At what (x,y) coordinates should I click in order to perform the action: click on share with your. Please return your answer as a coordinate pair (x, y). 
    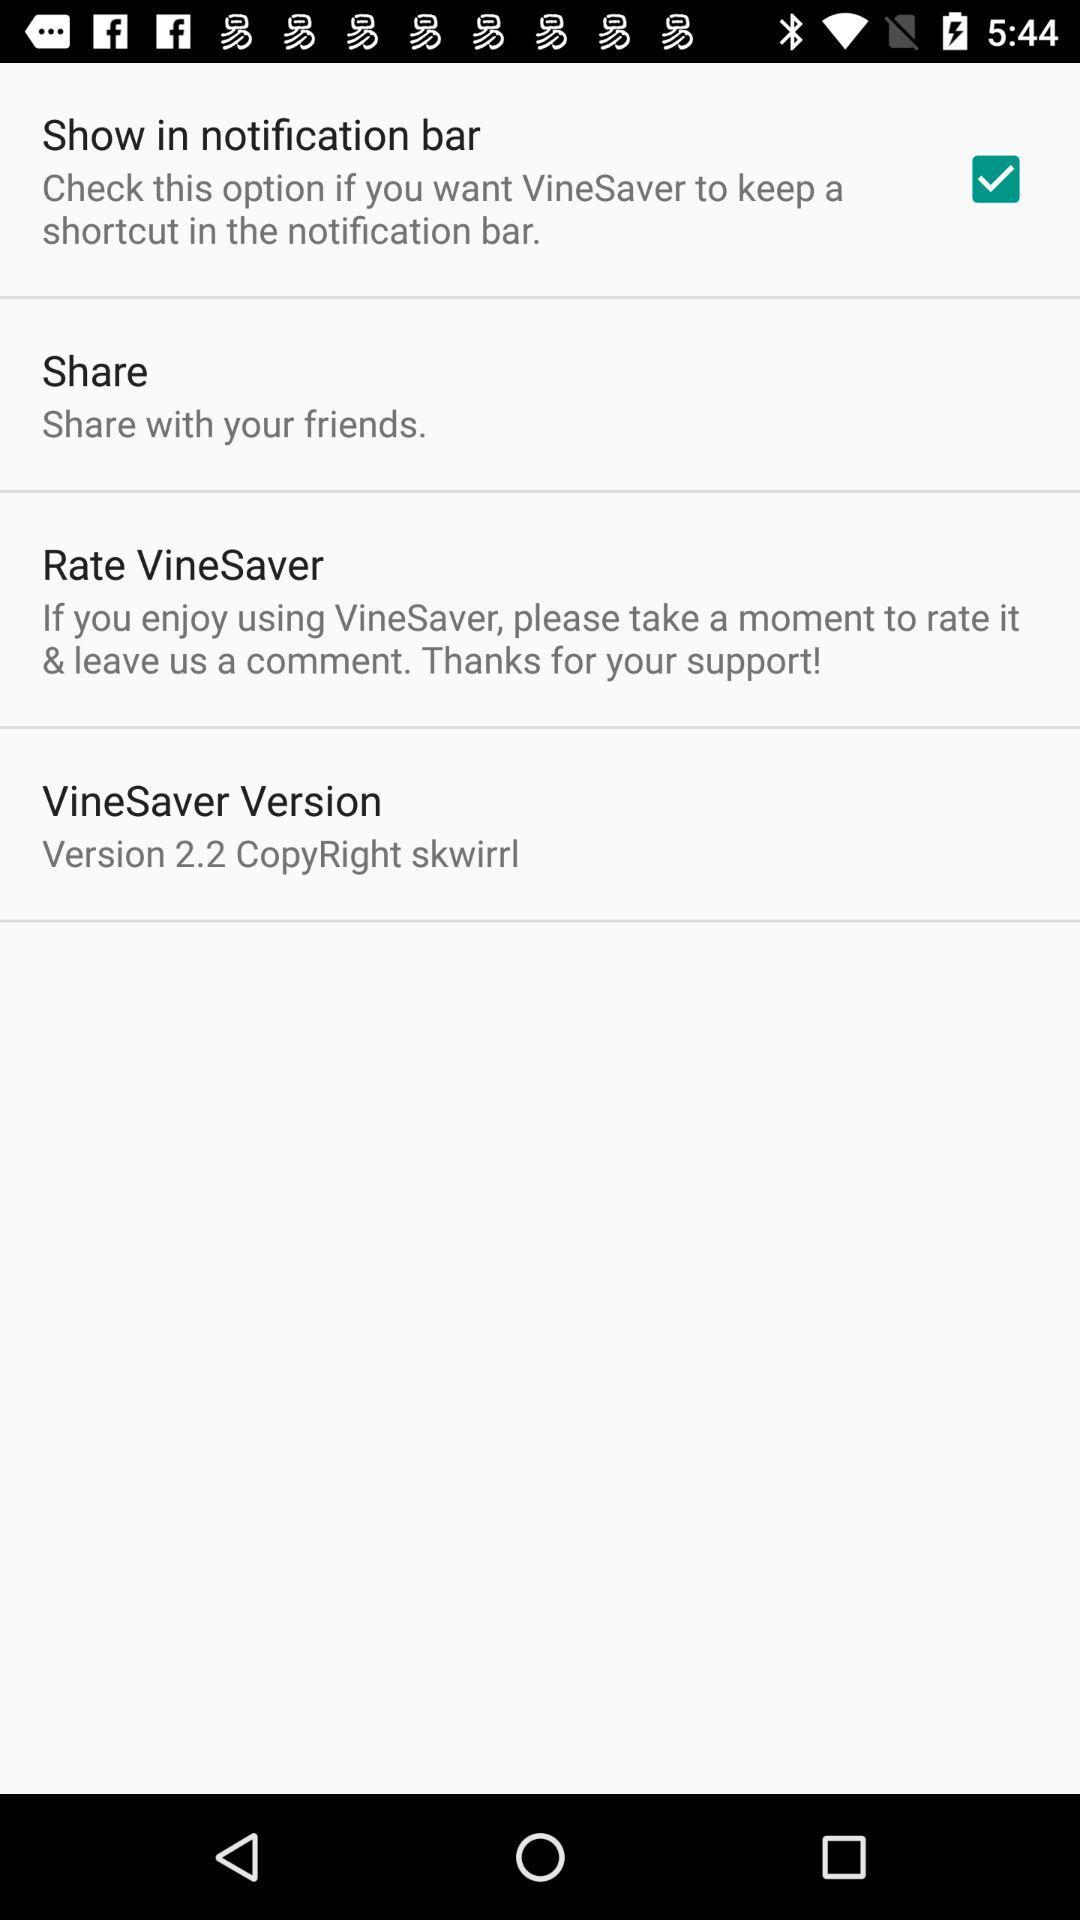
    Looking at the image, I should click on (233, 421).